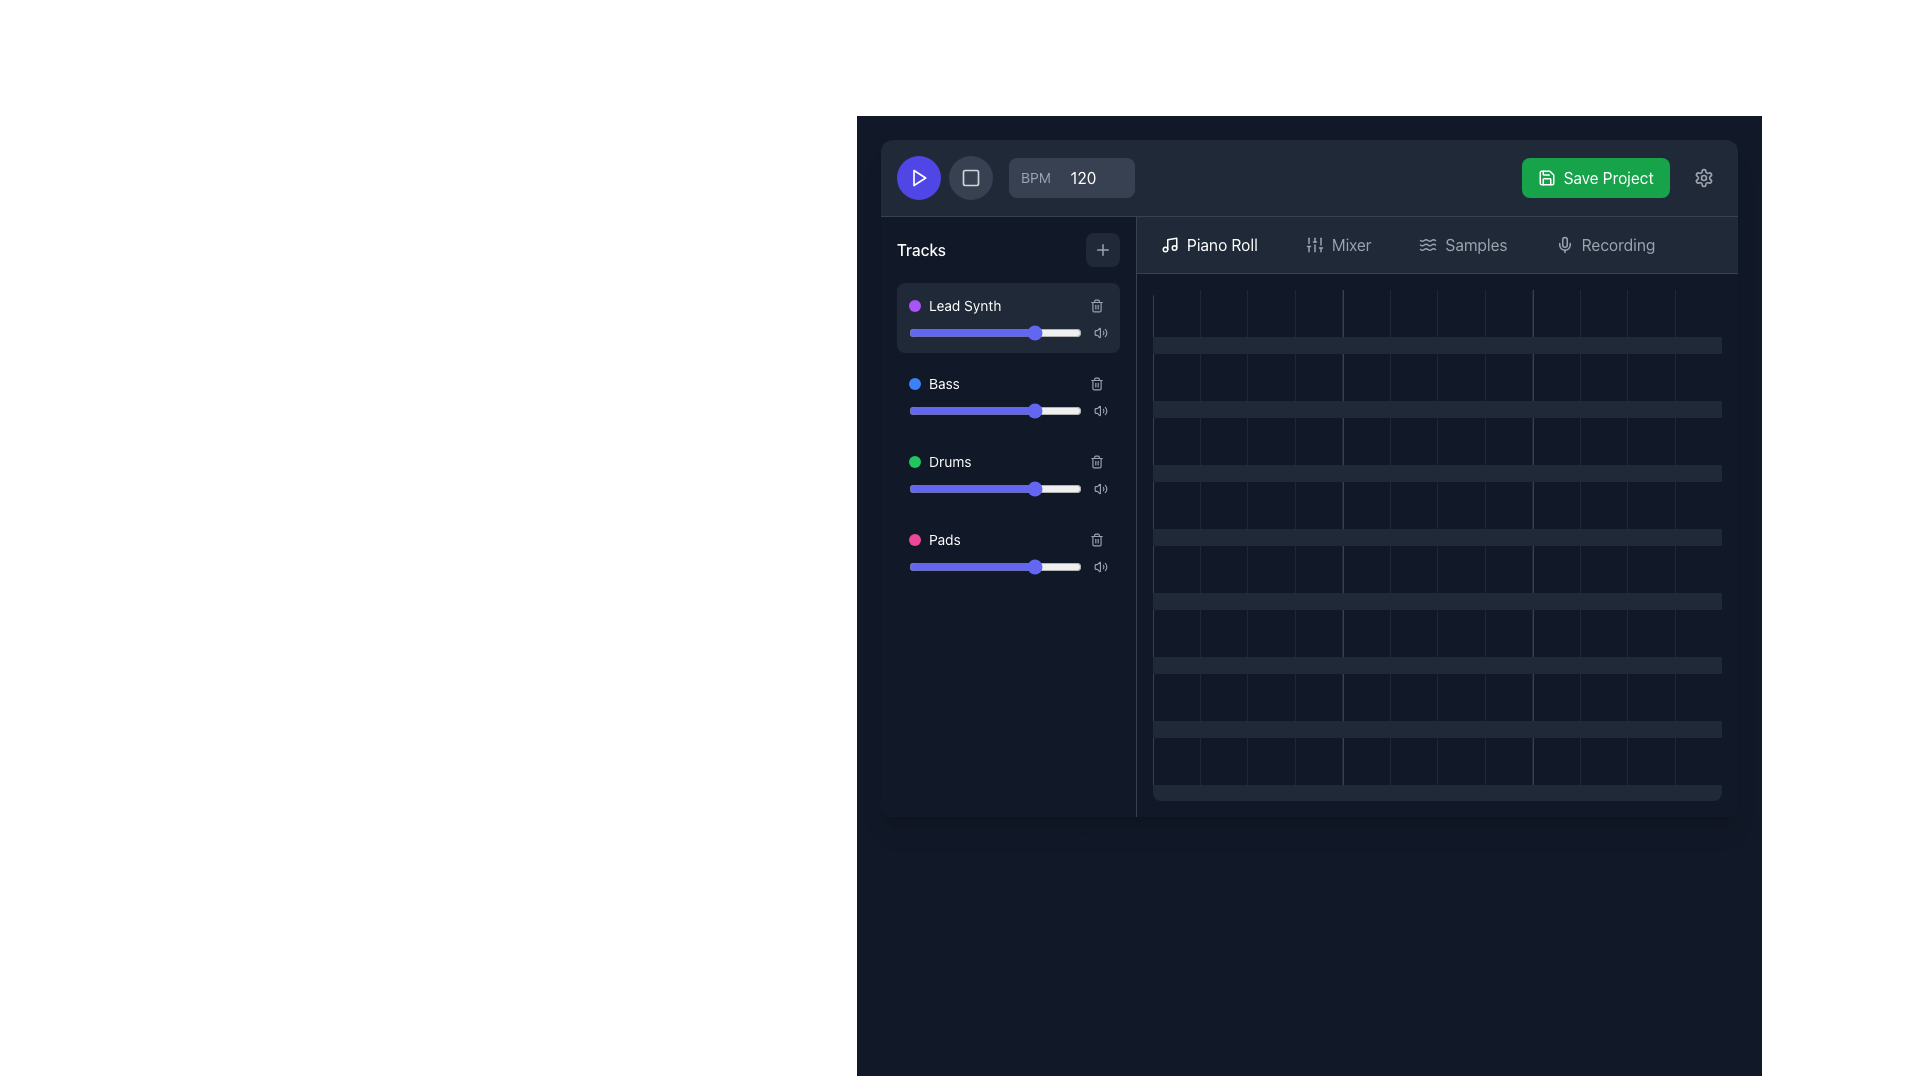 The height and width of the screenshot is (1080, 1920). Describe the element at coordinates (1703, 176) in the screenshot. I see `the cogwheel icon button located at the top-right area of the interface` at that location.